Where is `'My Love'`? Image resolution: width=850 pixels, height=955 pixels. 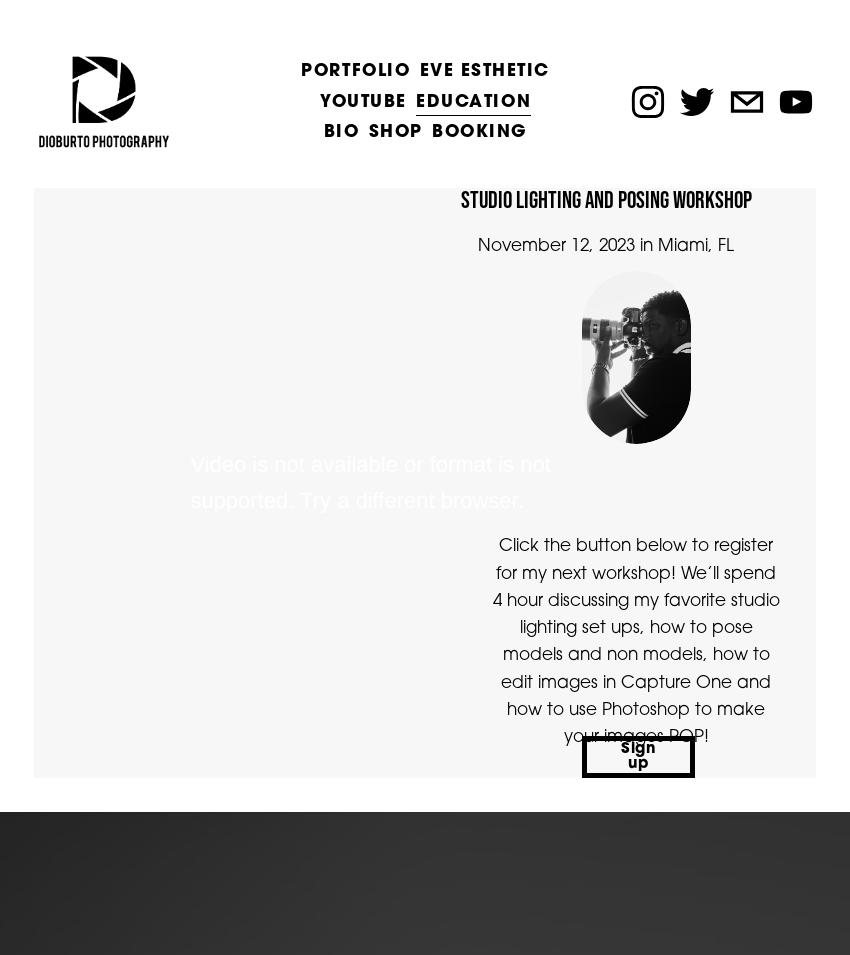 'My Love' is located at coordinates (300, 270).